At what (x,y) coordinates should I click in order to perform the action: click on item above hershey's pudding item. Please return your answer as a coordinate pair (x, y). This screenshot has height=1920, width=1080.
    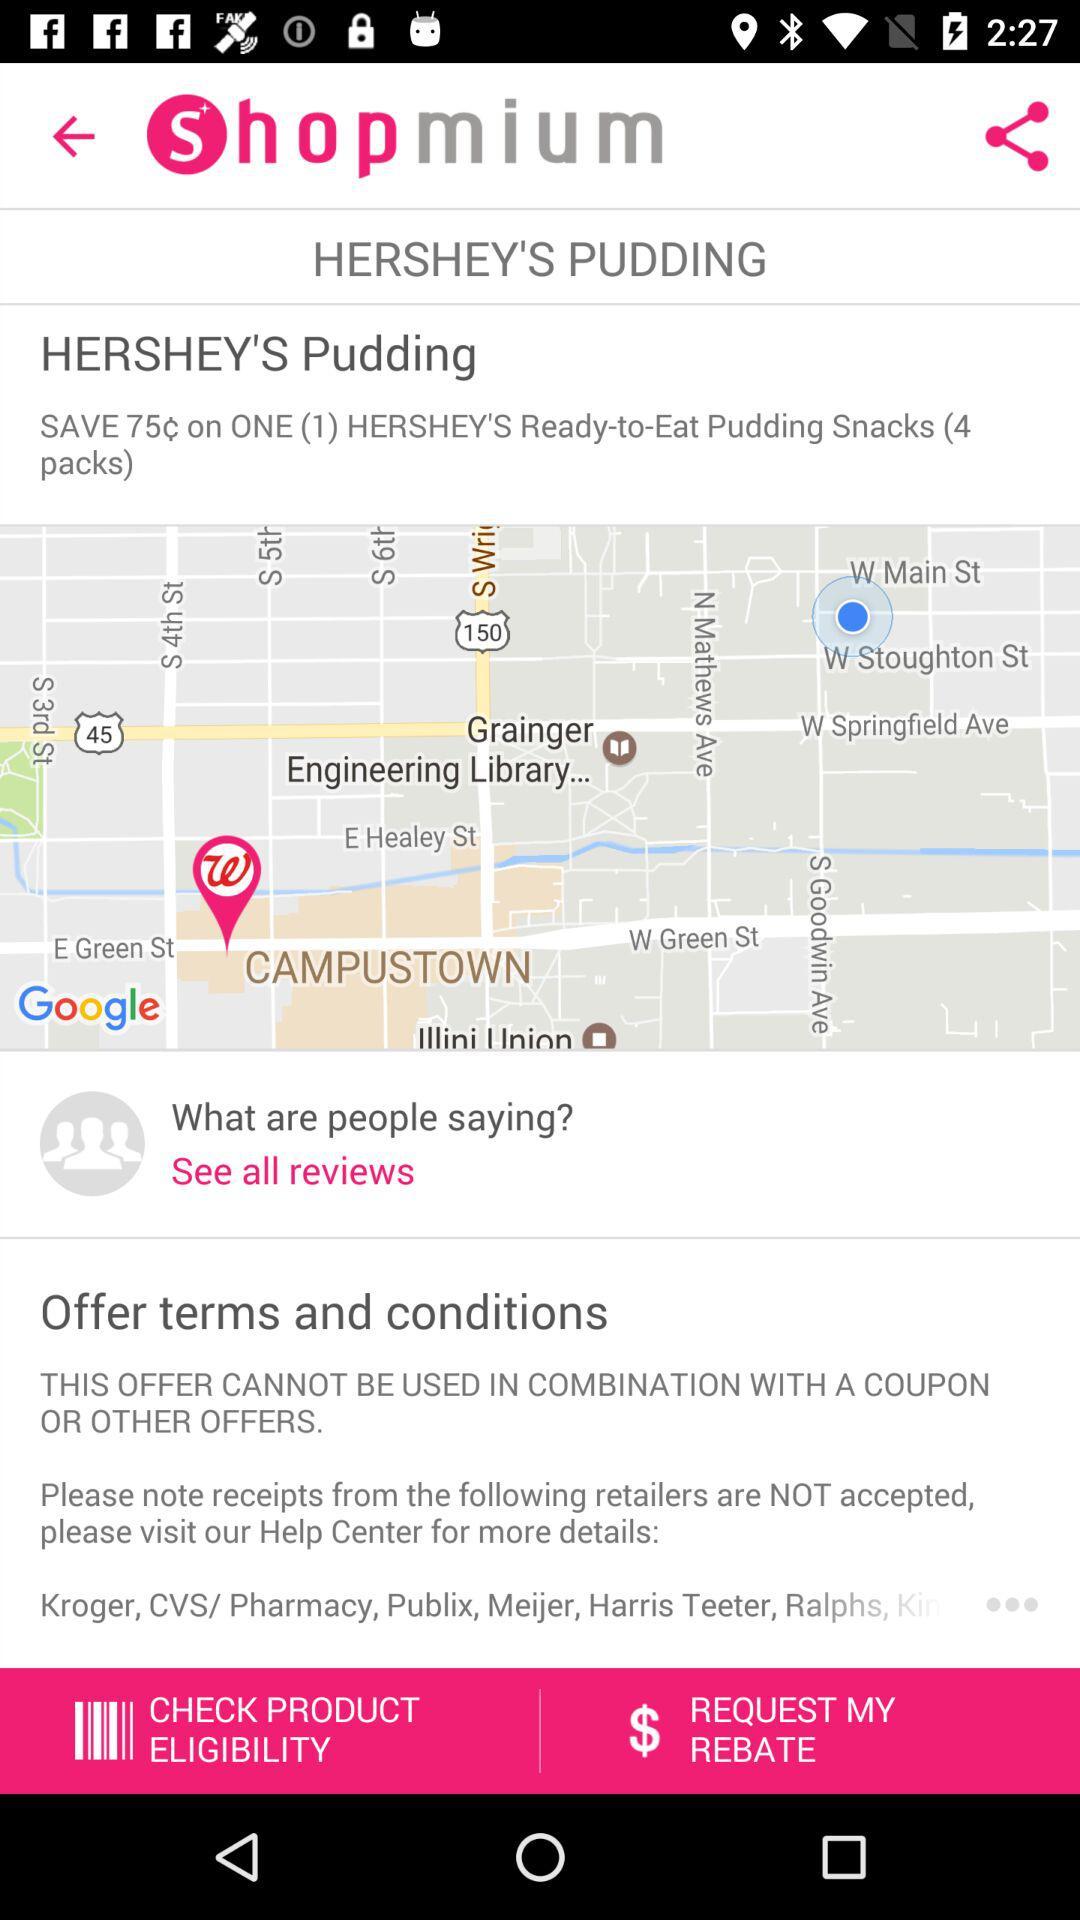
    Looking at the image, I should click on (1017, 135).